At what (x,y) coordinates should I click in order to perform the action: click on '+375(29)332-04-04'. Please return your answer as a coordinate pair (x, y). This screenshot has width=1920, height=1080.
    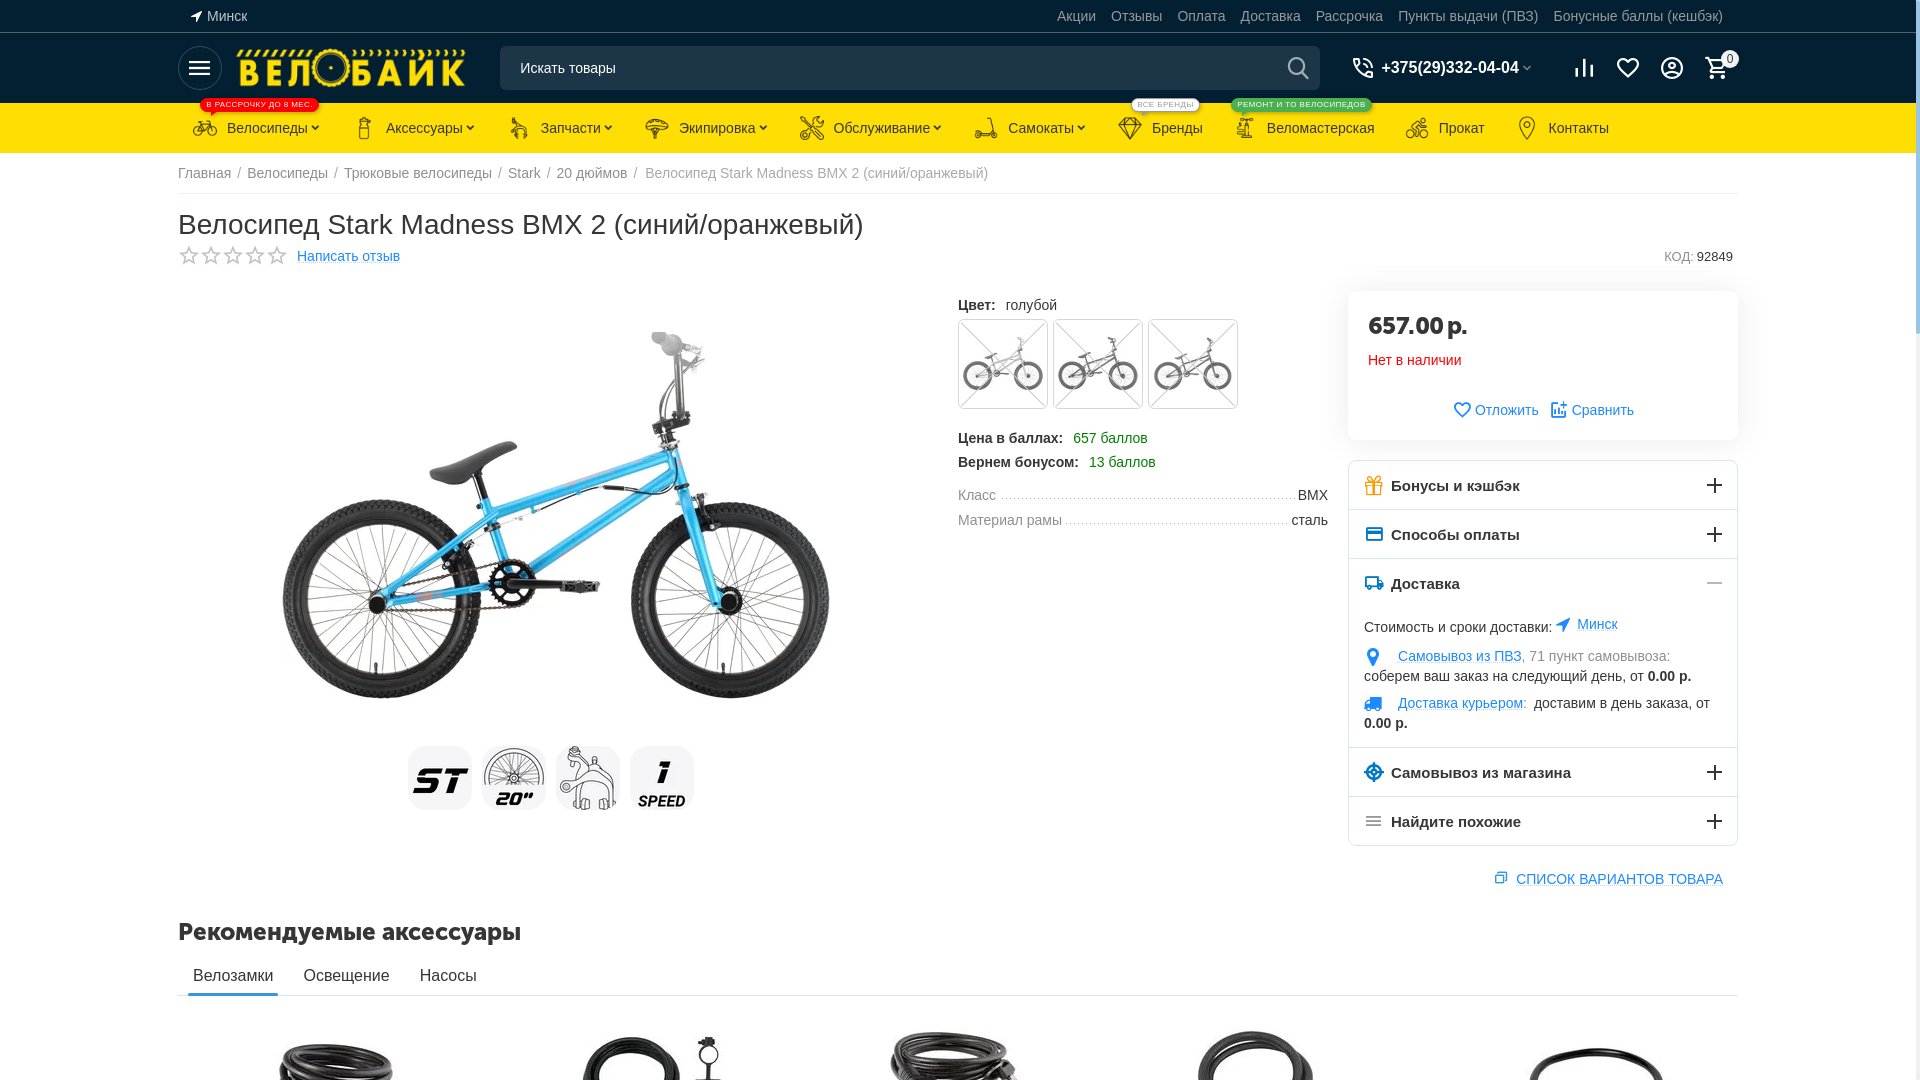
    Looking at the image, I should click on (1448, 67).